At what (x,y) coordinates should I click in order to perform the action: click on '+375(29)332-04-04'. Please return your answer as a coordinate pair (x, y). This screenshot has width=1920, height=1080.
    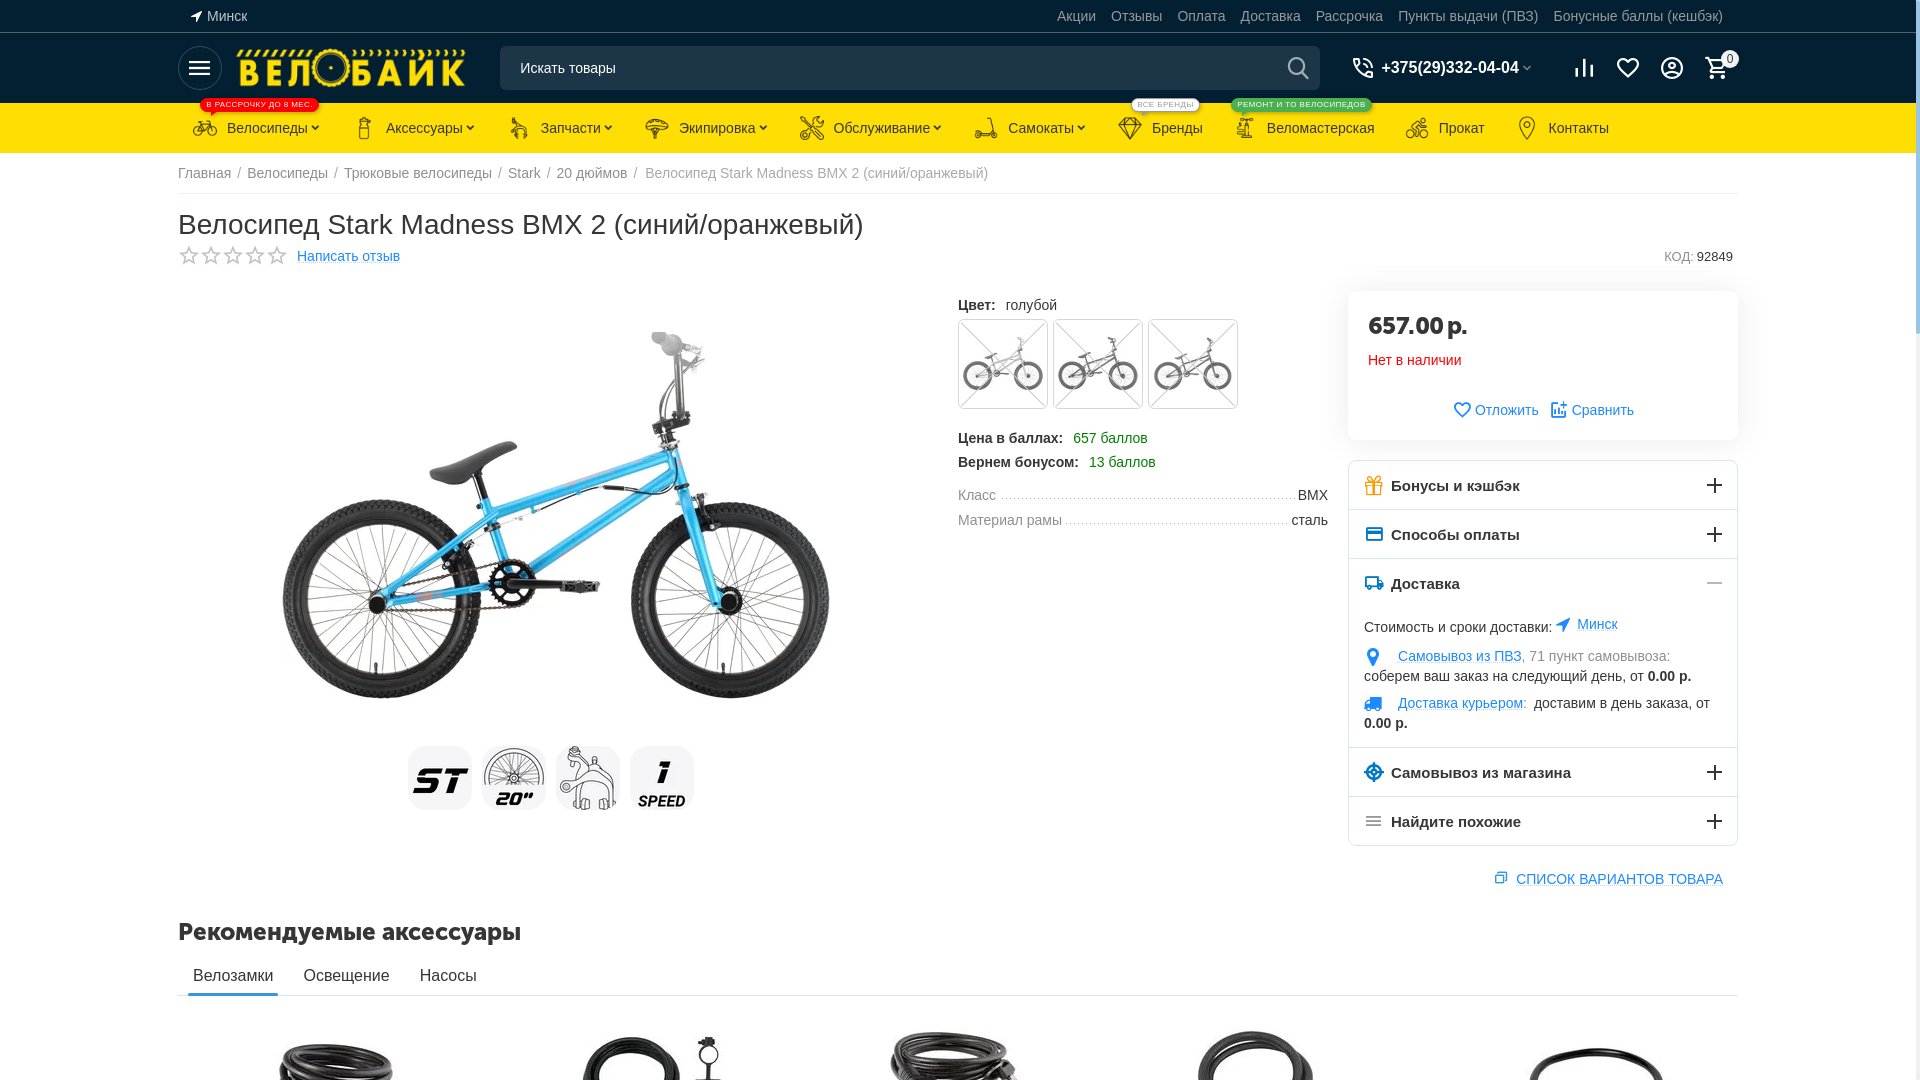
    Looking at the image, I should click on (1448, 67).